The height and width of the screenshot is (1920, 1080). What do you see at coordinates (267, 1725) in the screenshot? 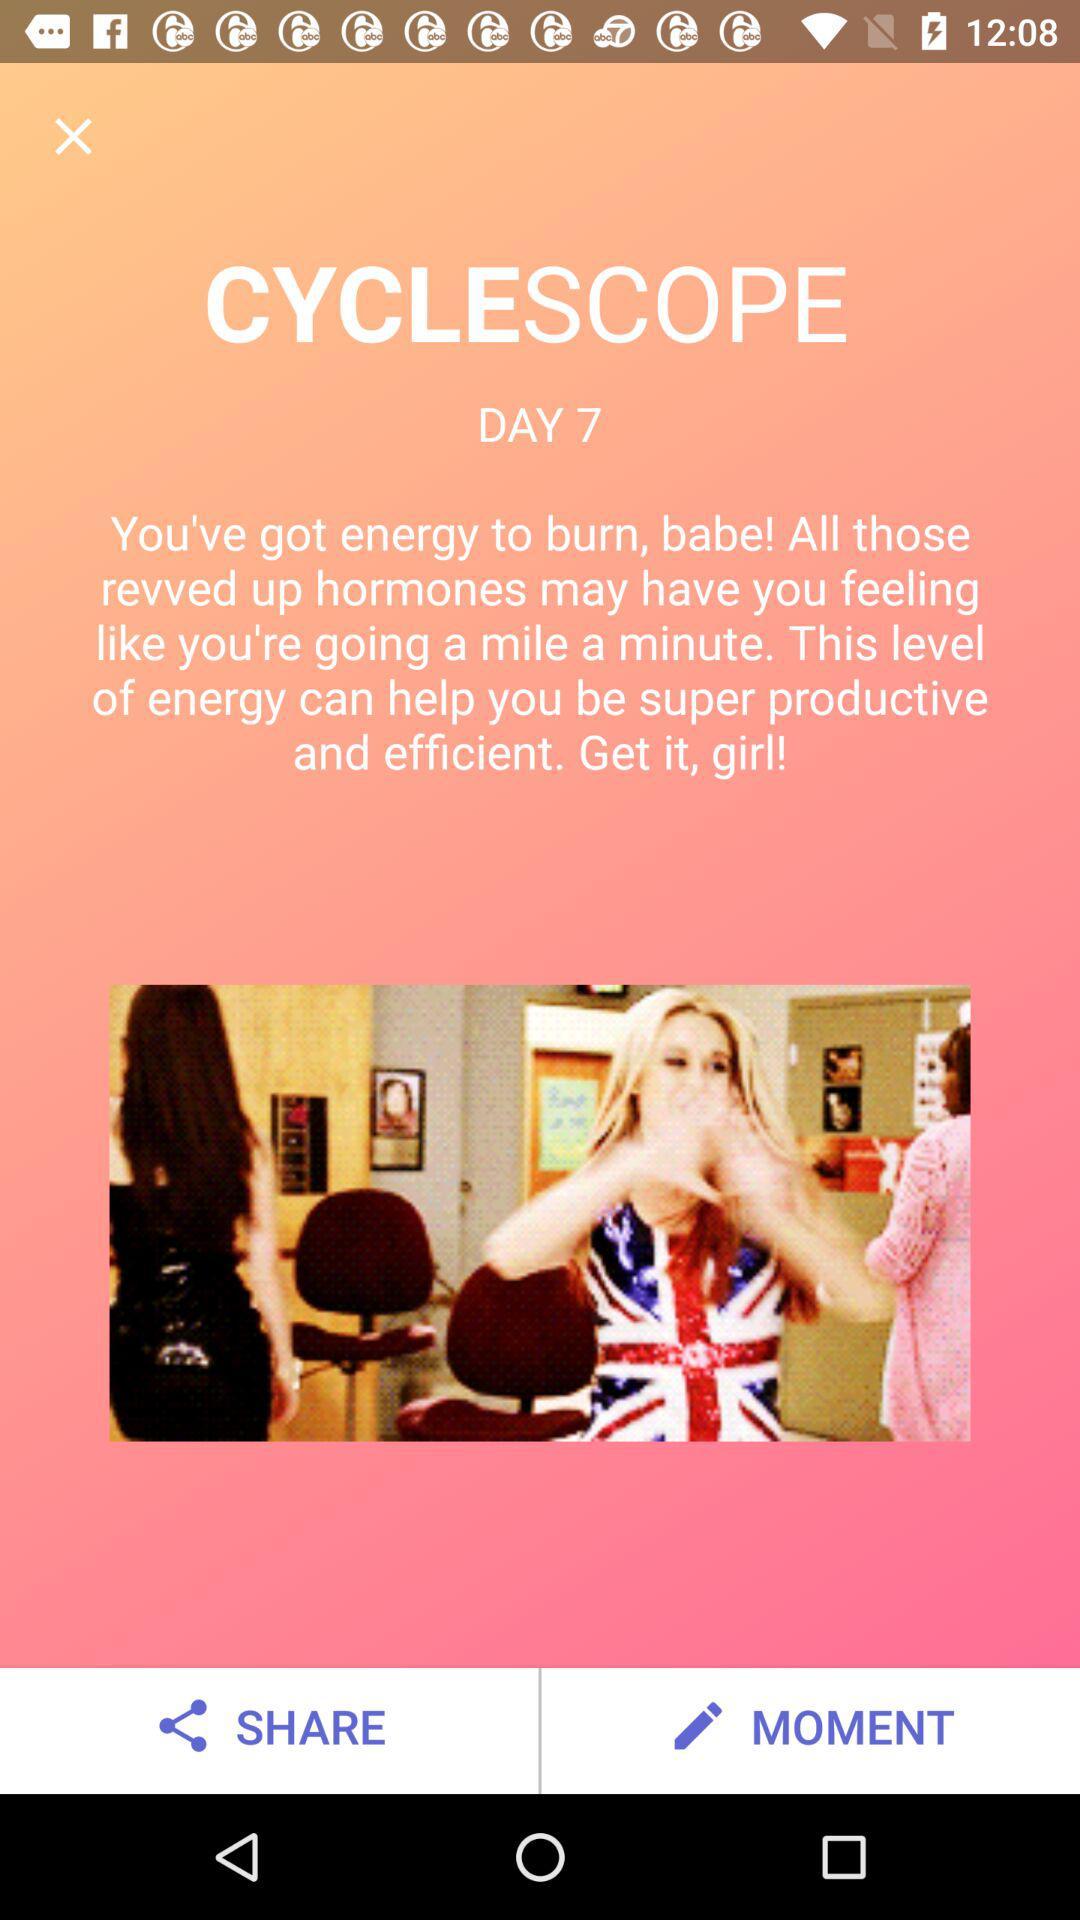
I see `the share` at bounding box center [267, 1725].